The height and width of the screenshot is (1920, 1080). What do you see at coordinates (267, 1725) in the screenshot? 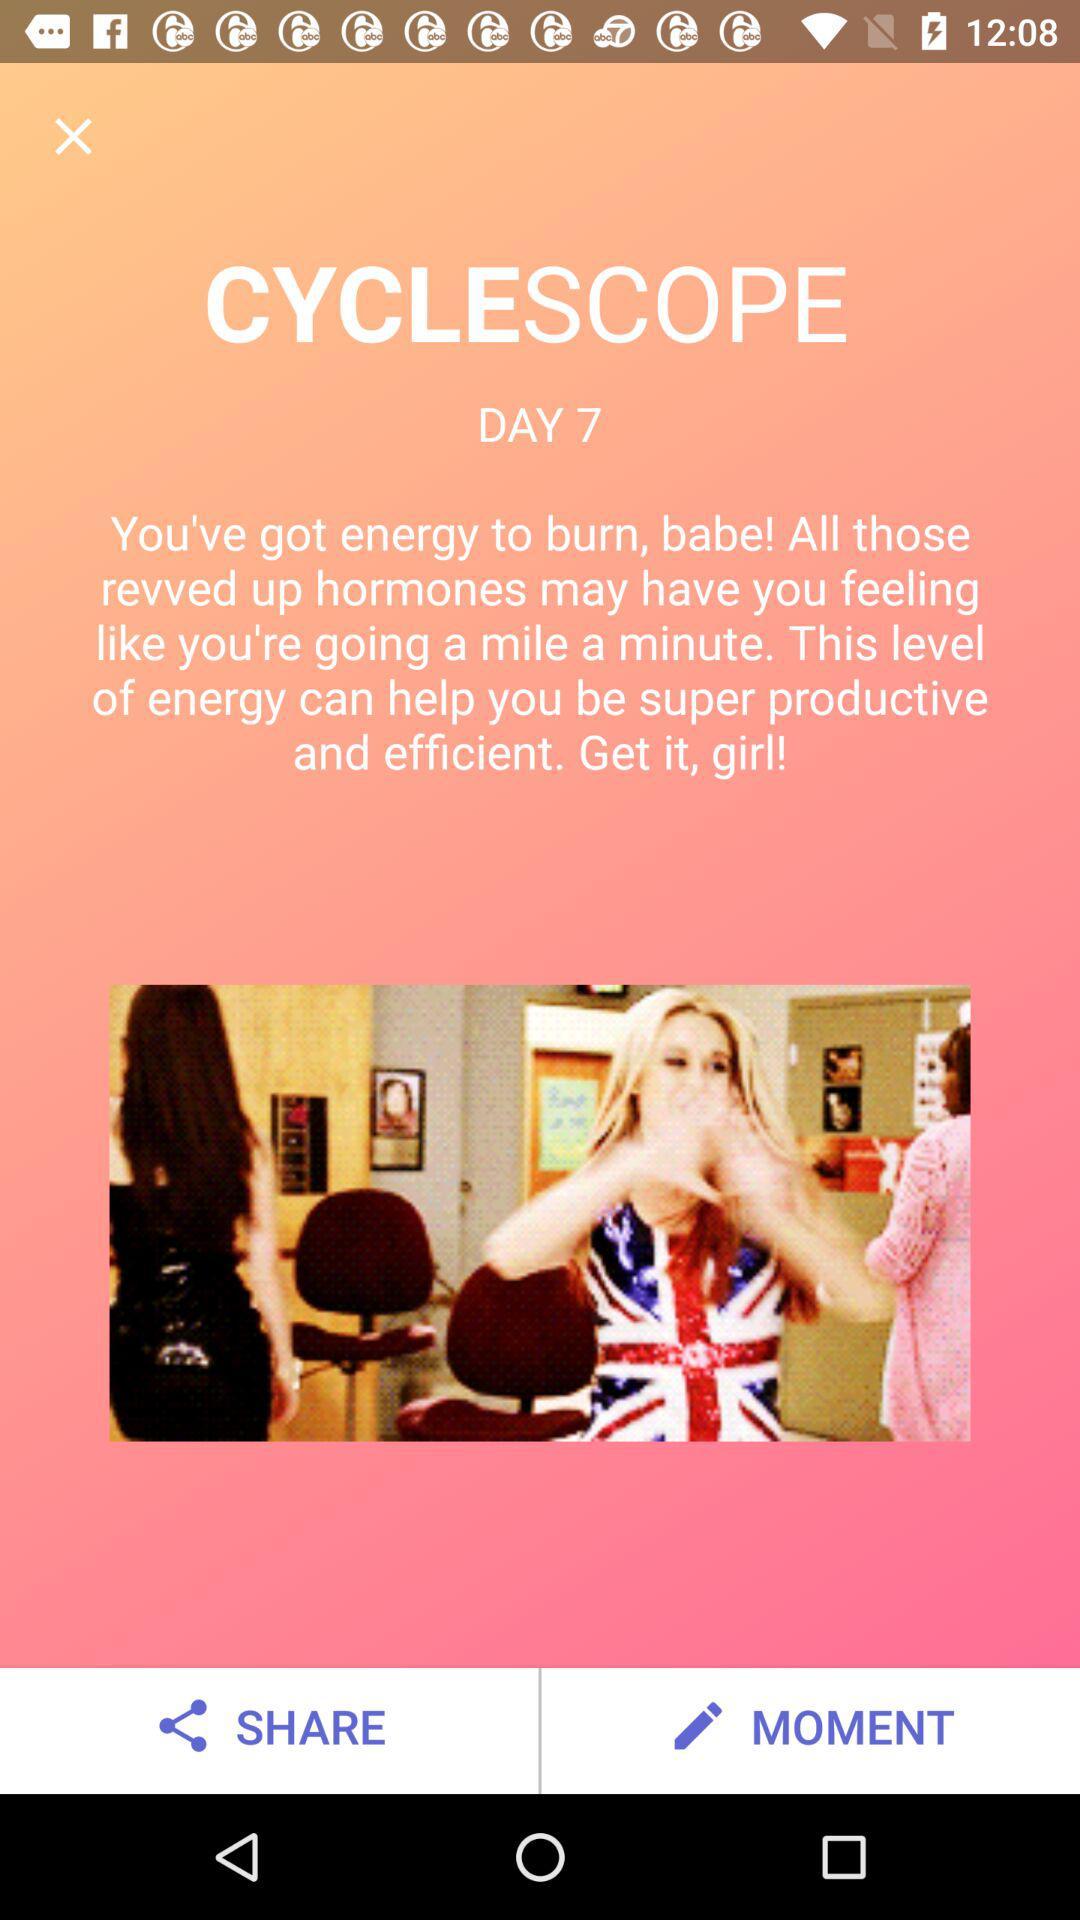
I see `the share` at bounding box center [267, 1725].